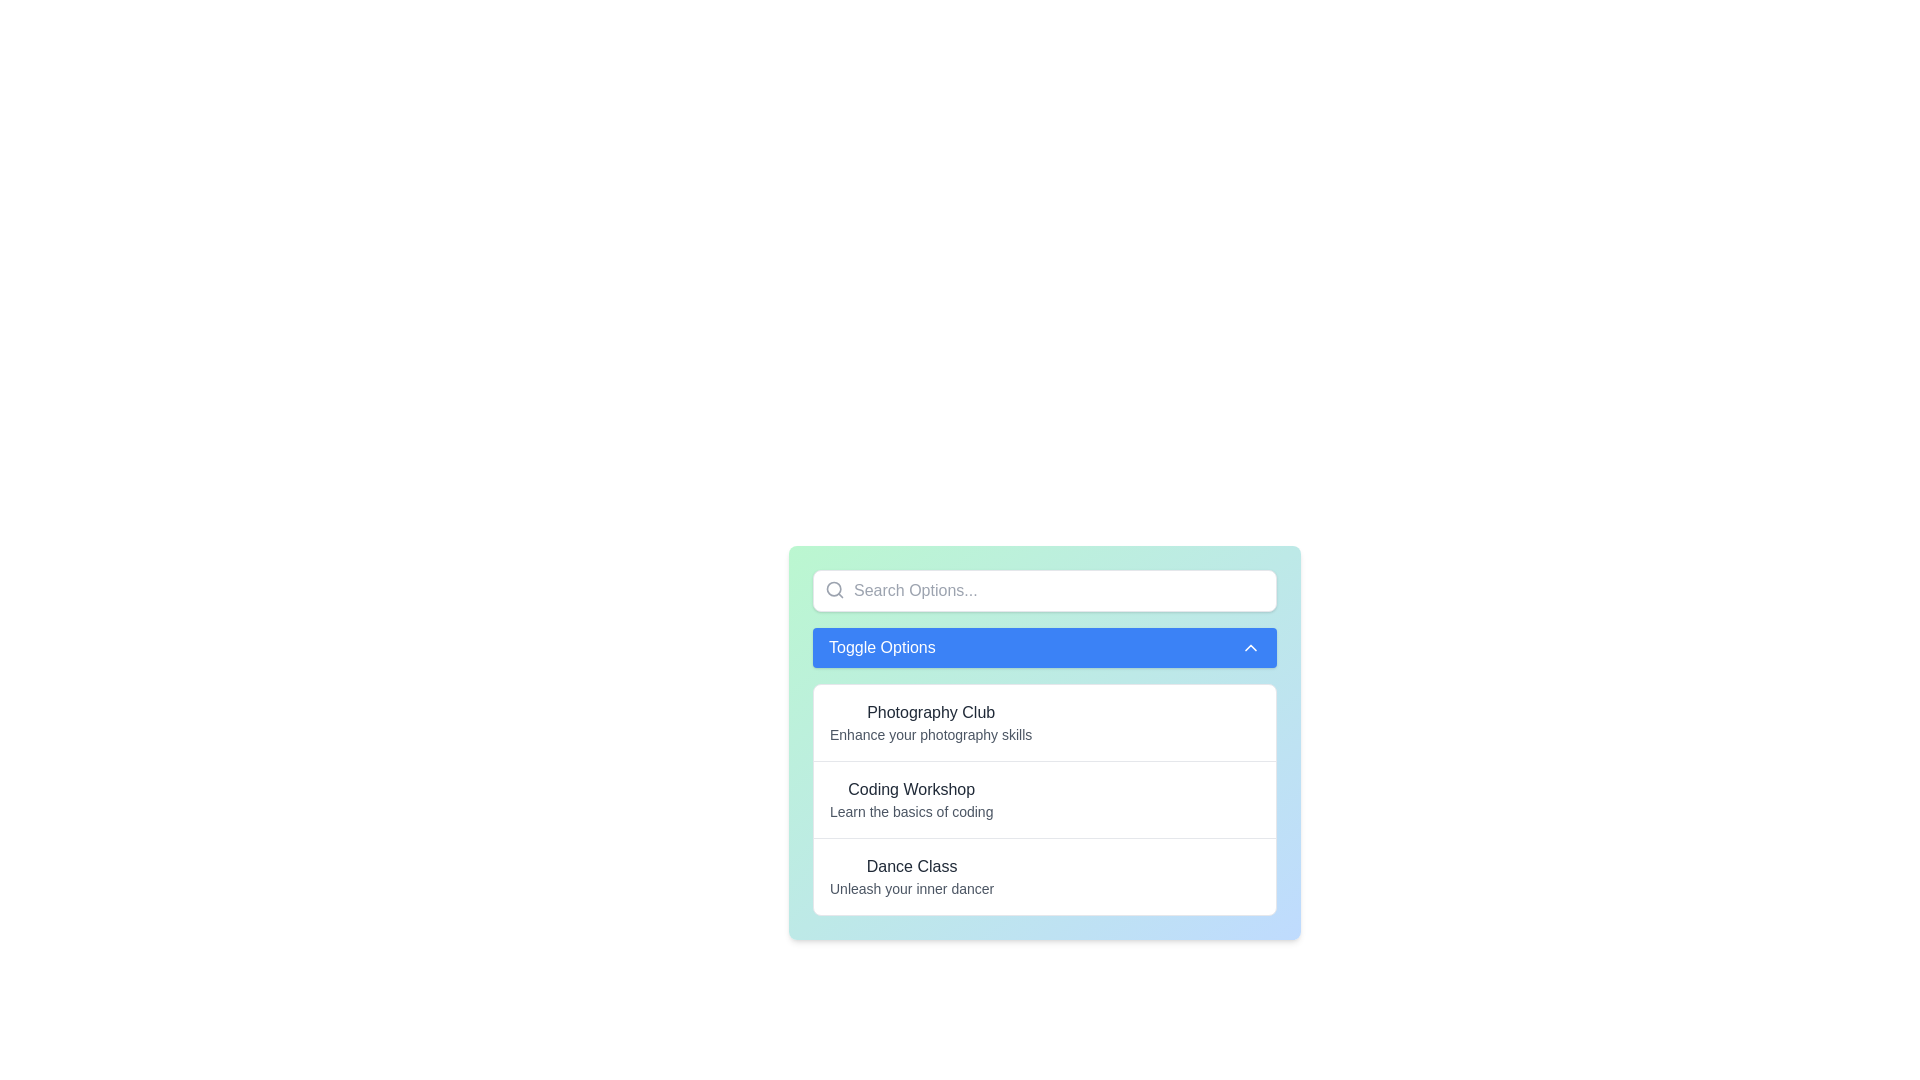 This screenshot has height=1080, width=1920. Describe the element at coordinates (835, 589) in the screenshot. I see `the magnifying glass icon located near the top left corner of the 'Search Options...' input field to interact with the associated search field` at that location.